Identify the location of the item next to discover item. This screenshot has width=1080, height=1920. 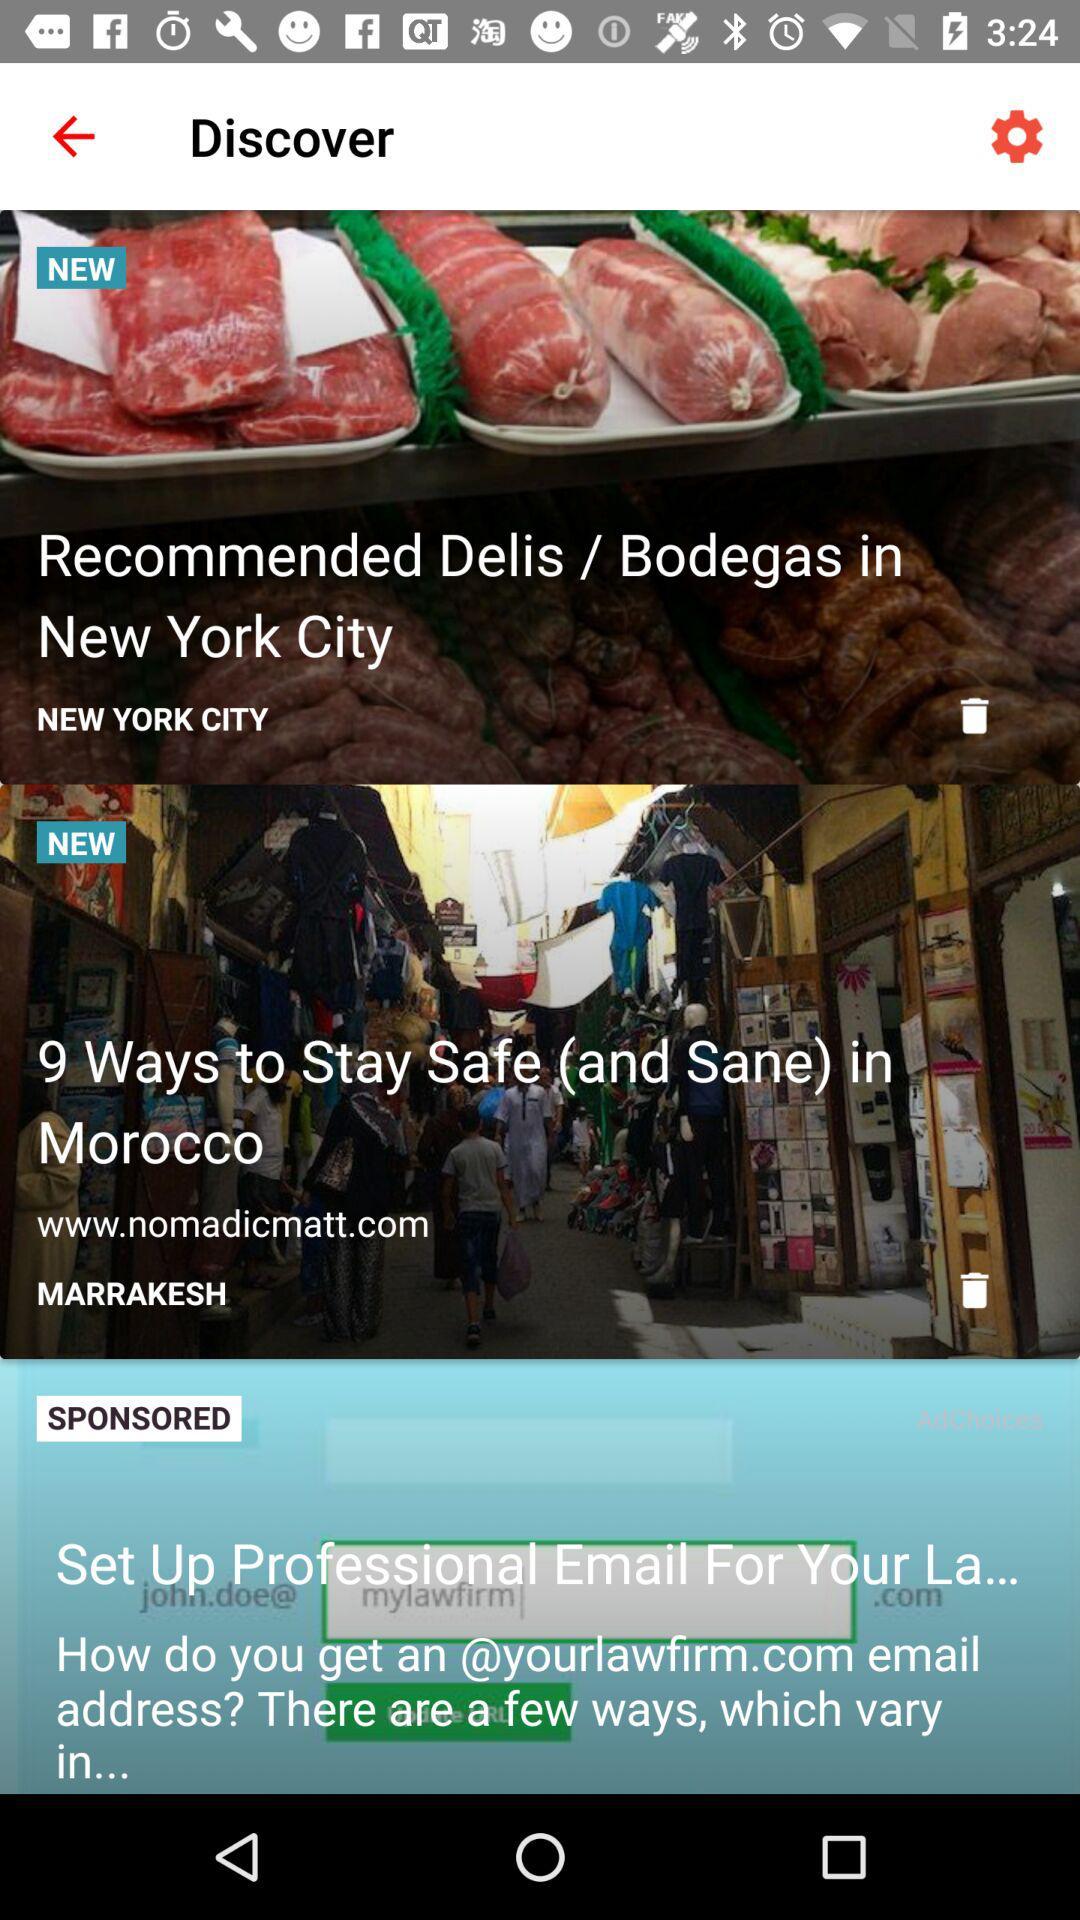
(72, 135).